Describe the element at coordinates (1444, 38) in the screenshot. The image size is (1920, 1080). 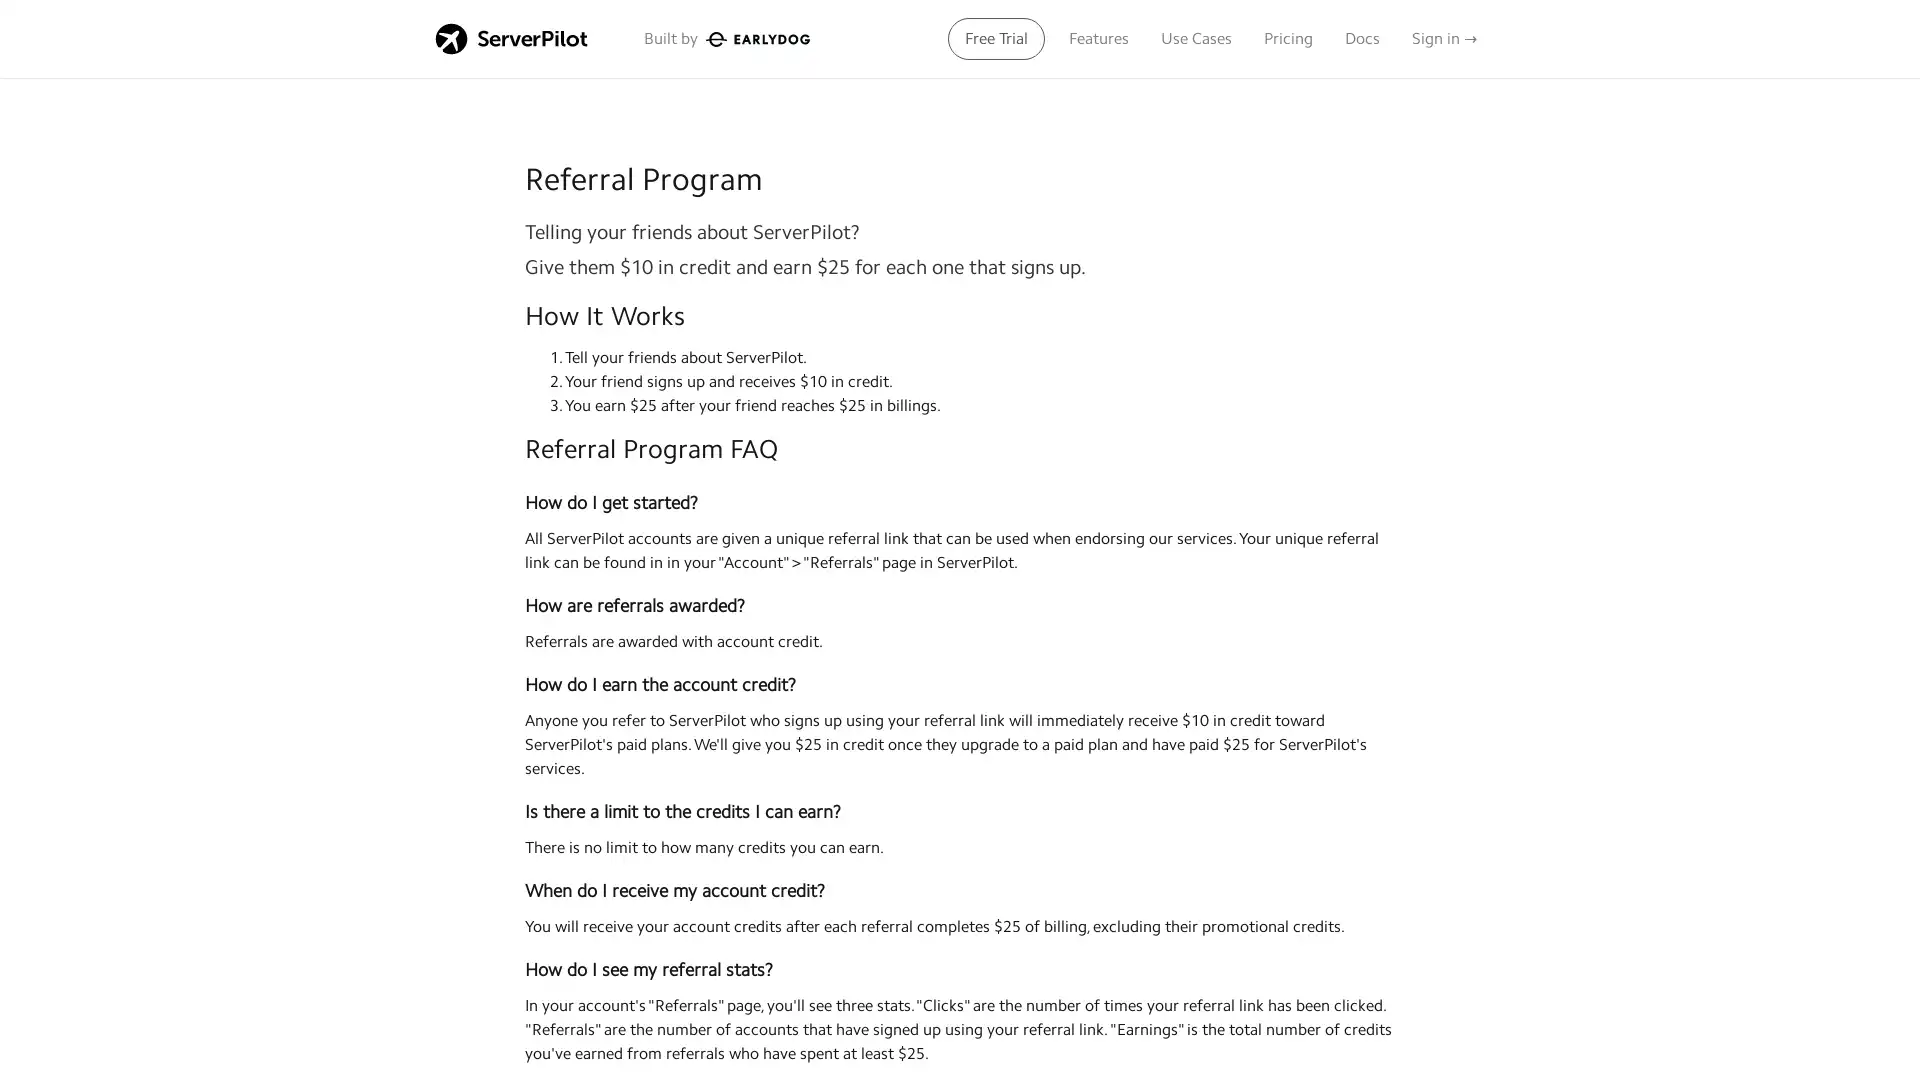
I see `Sign in` at that location.